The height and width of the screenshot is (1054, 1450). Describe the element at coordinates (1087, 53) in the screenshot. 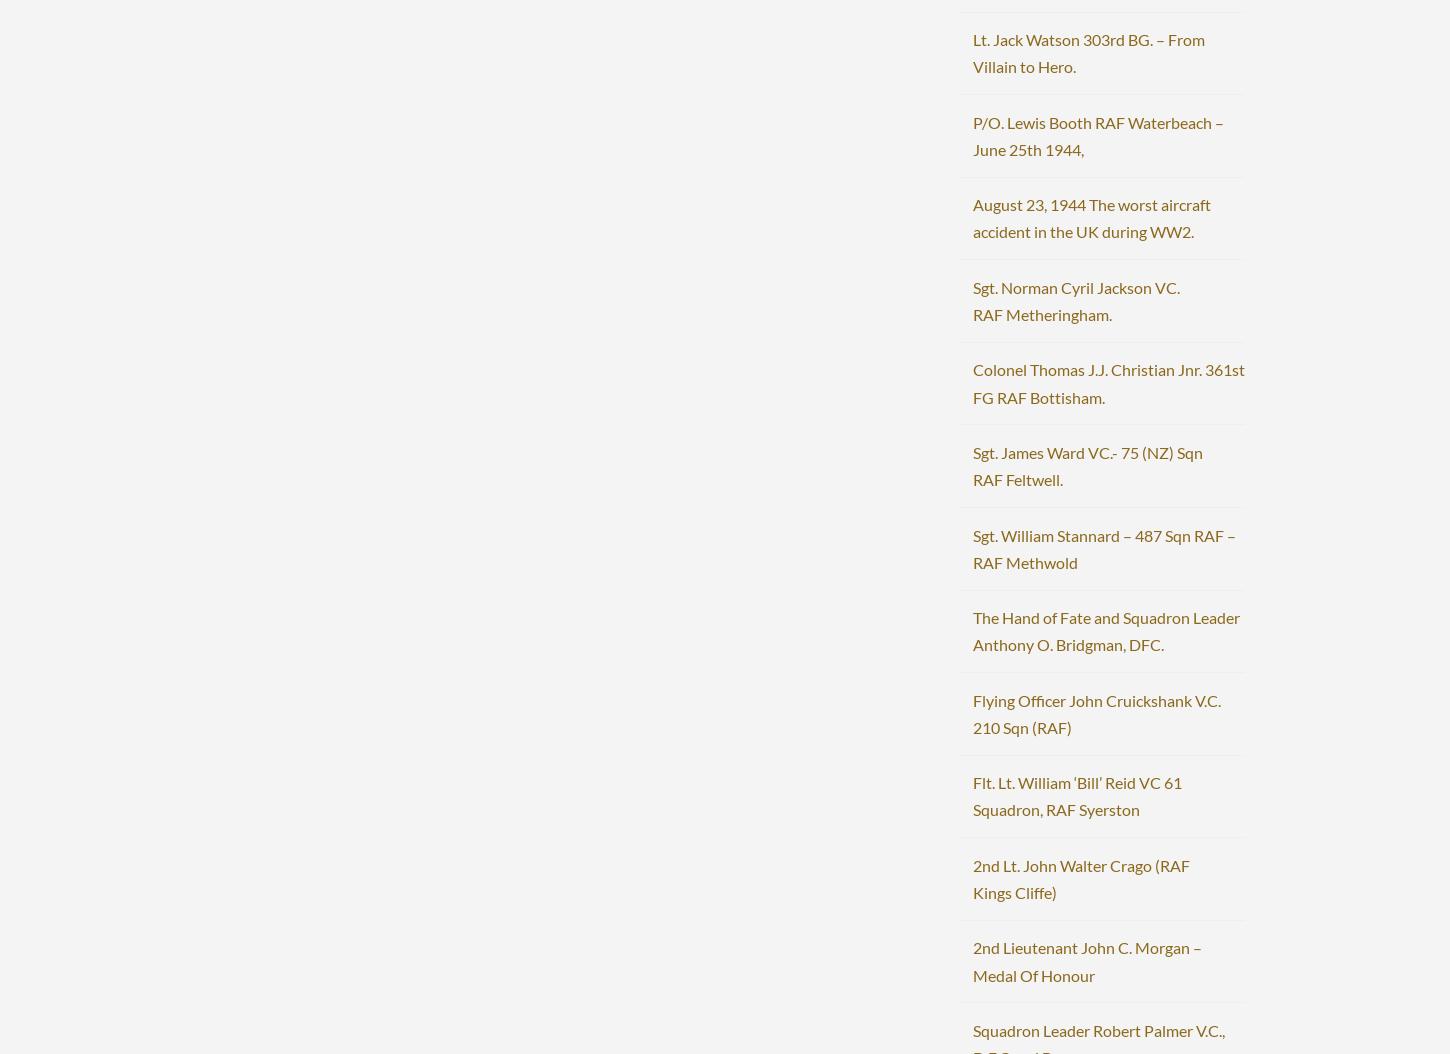

I see `'Lt. Jack Watson 303rd BG. – From Villain to Hero.'` at that location.